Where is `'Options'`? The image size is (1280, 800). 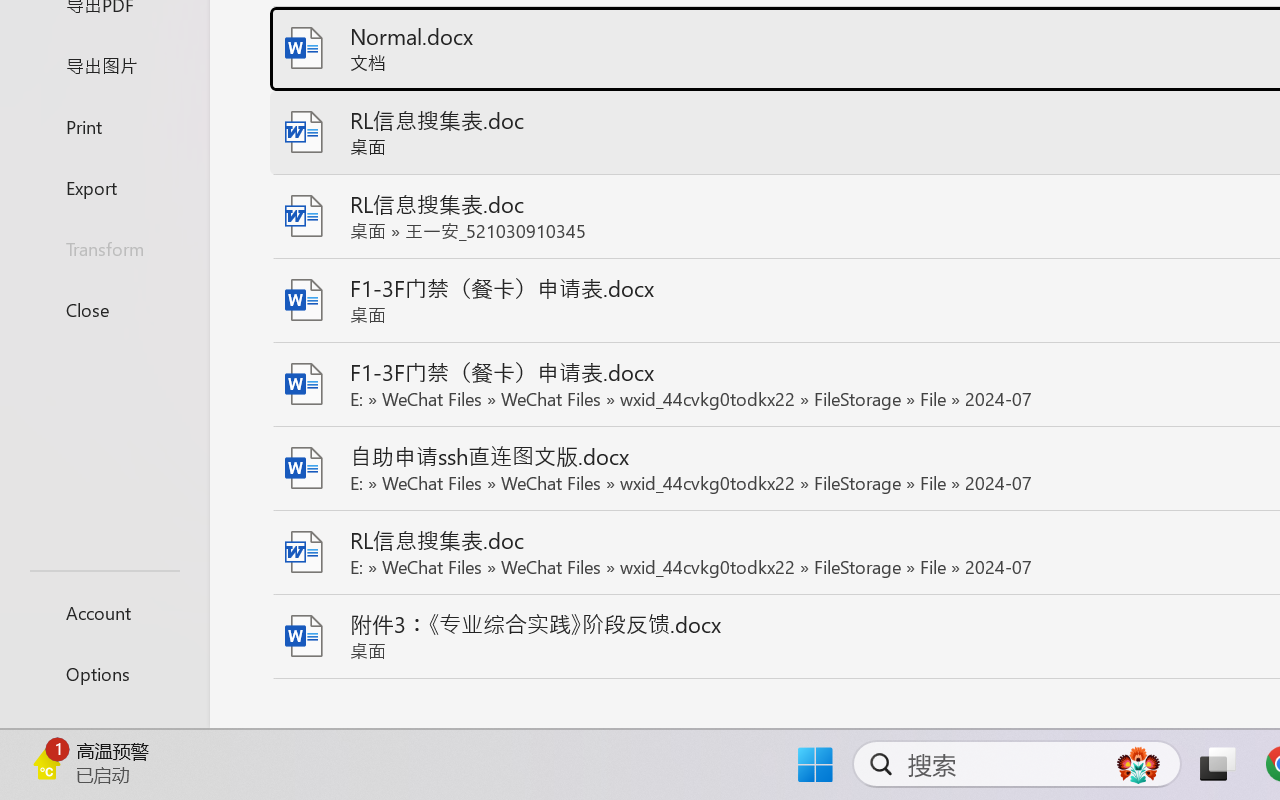
'Options' is located at coordinates (103, 673).